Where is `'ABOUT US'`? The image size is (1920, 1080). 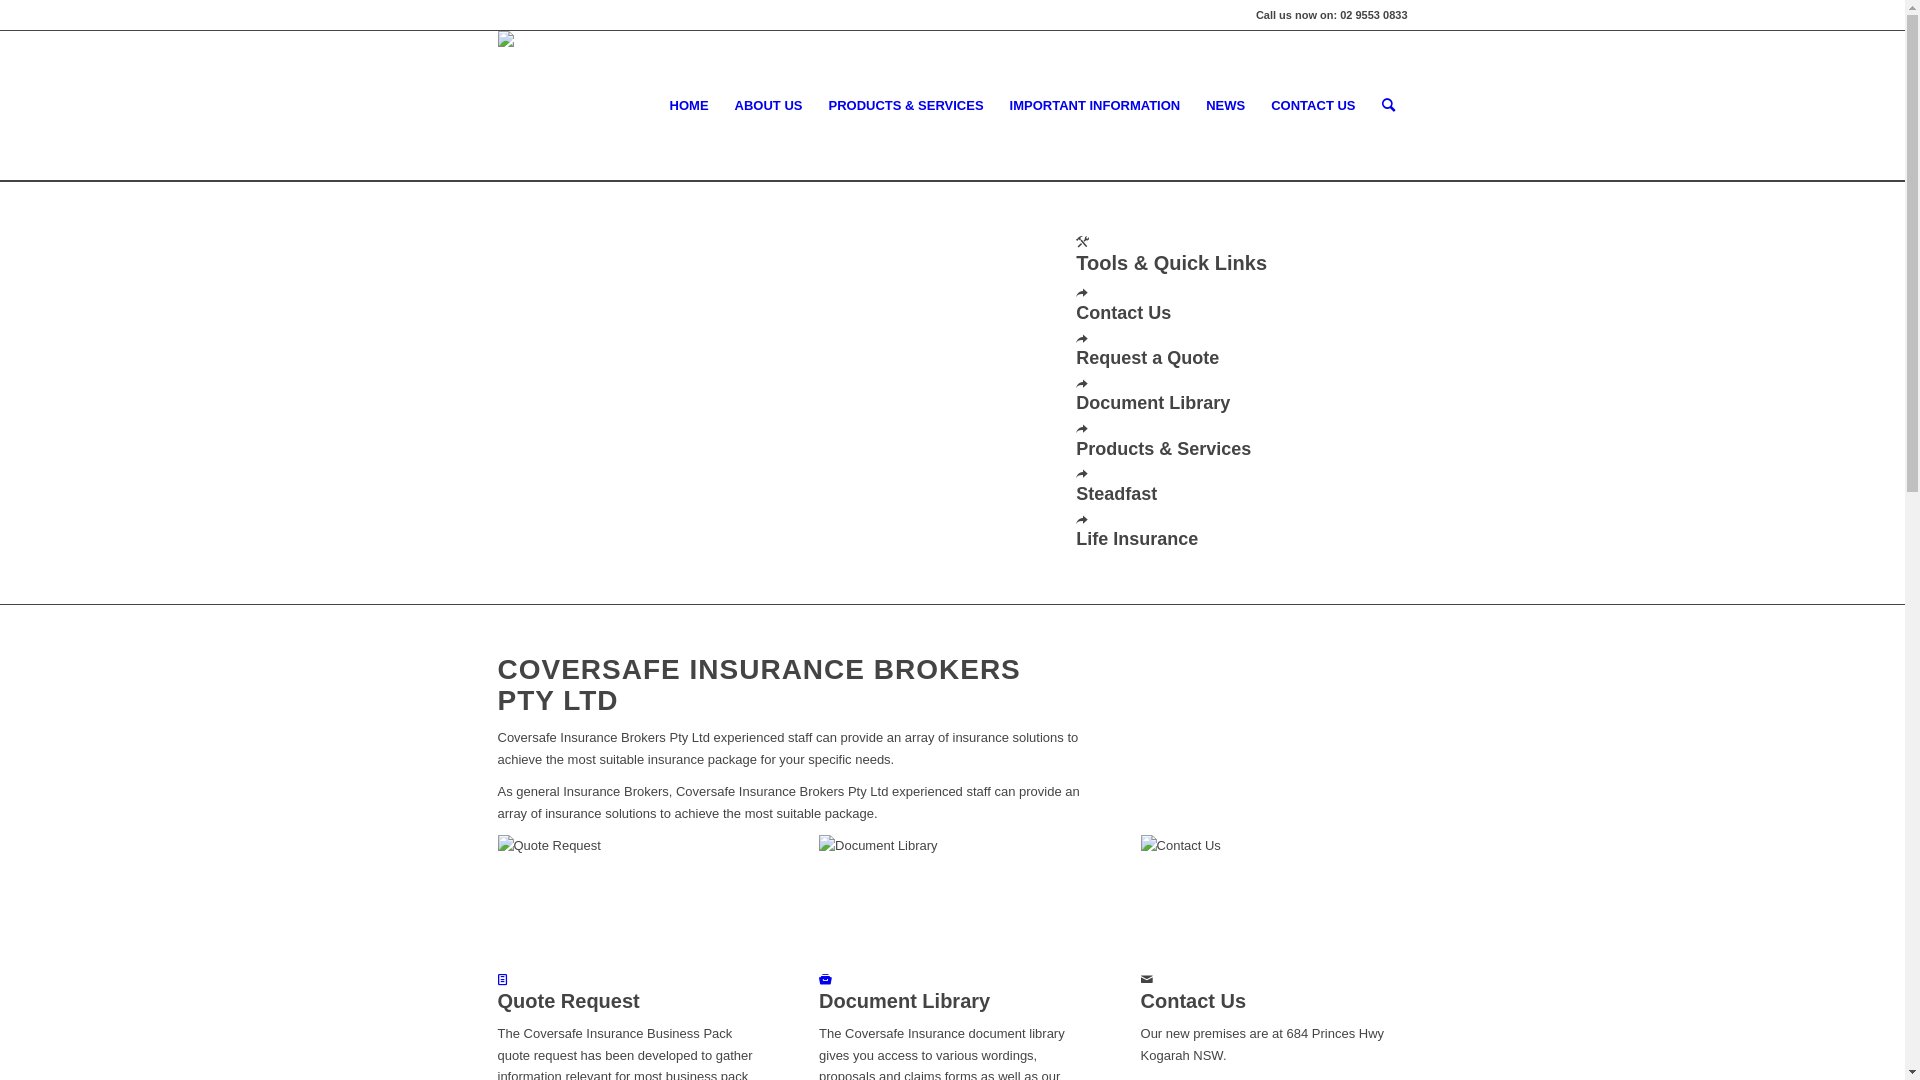 'ABOUT US' is located at coordinates (767, 105).